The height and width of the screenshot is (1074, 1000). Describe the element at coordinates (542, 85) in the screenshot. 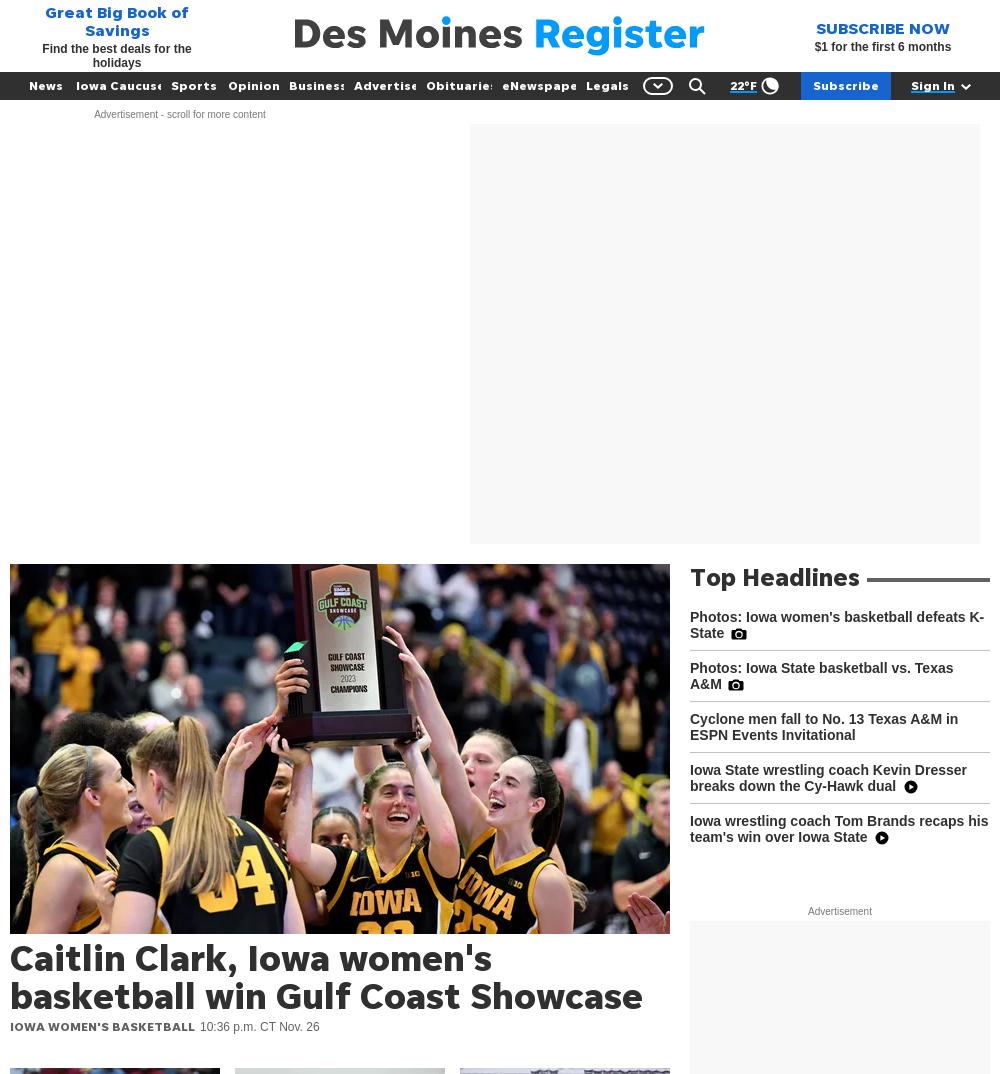

I see `'eNewspaper'` at that location.